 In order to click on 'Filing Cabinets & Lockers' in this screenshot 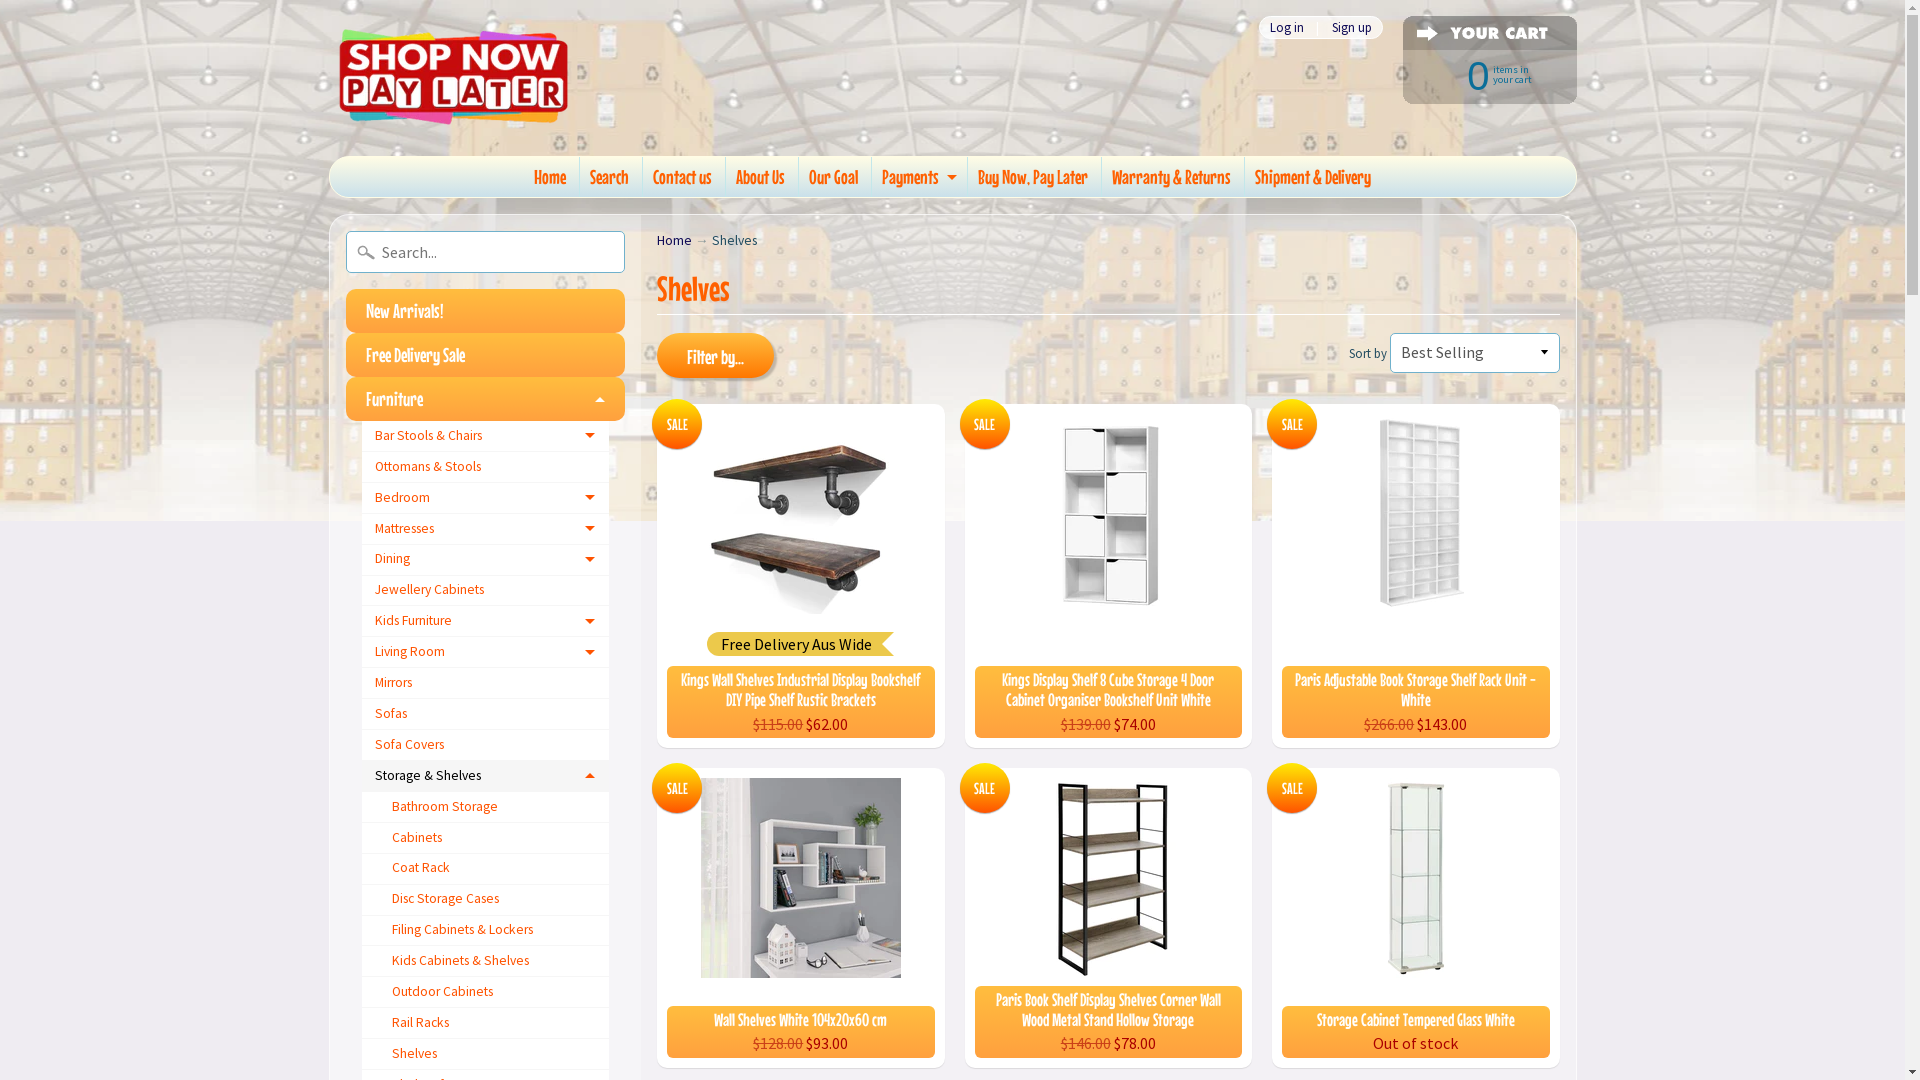, I will do `click(485, 931)`.